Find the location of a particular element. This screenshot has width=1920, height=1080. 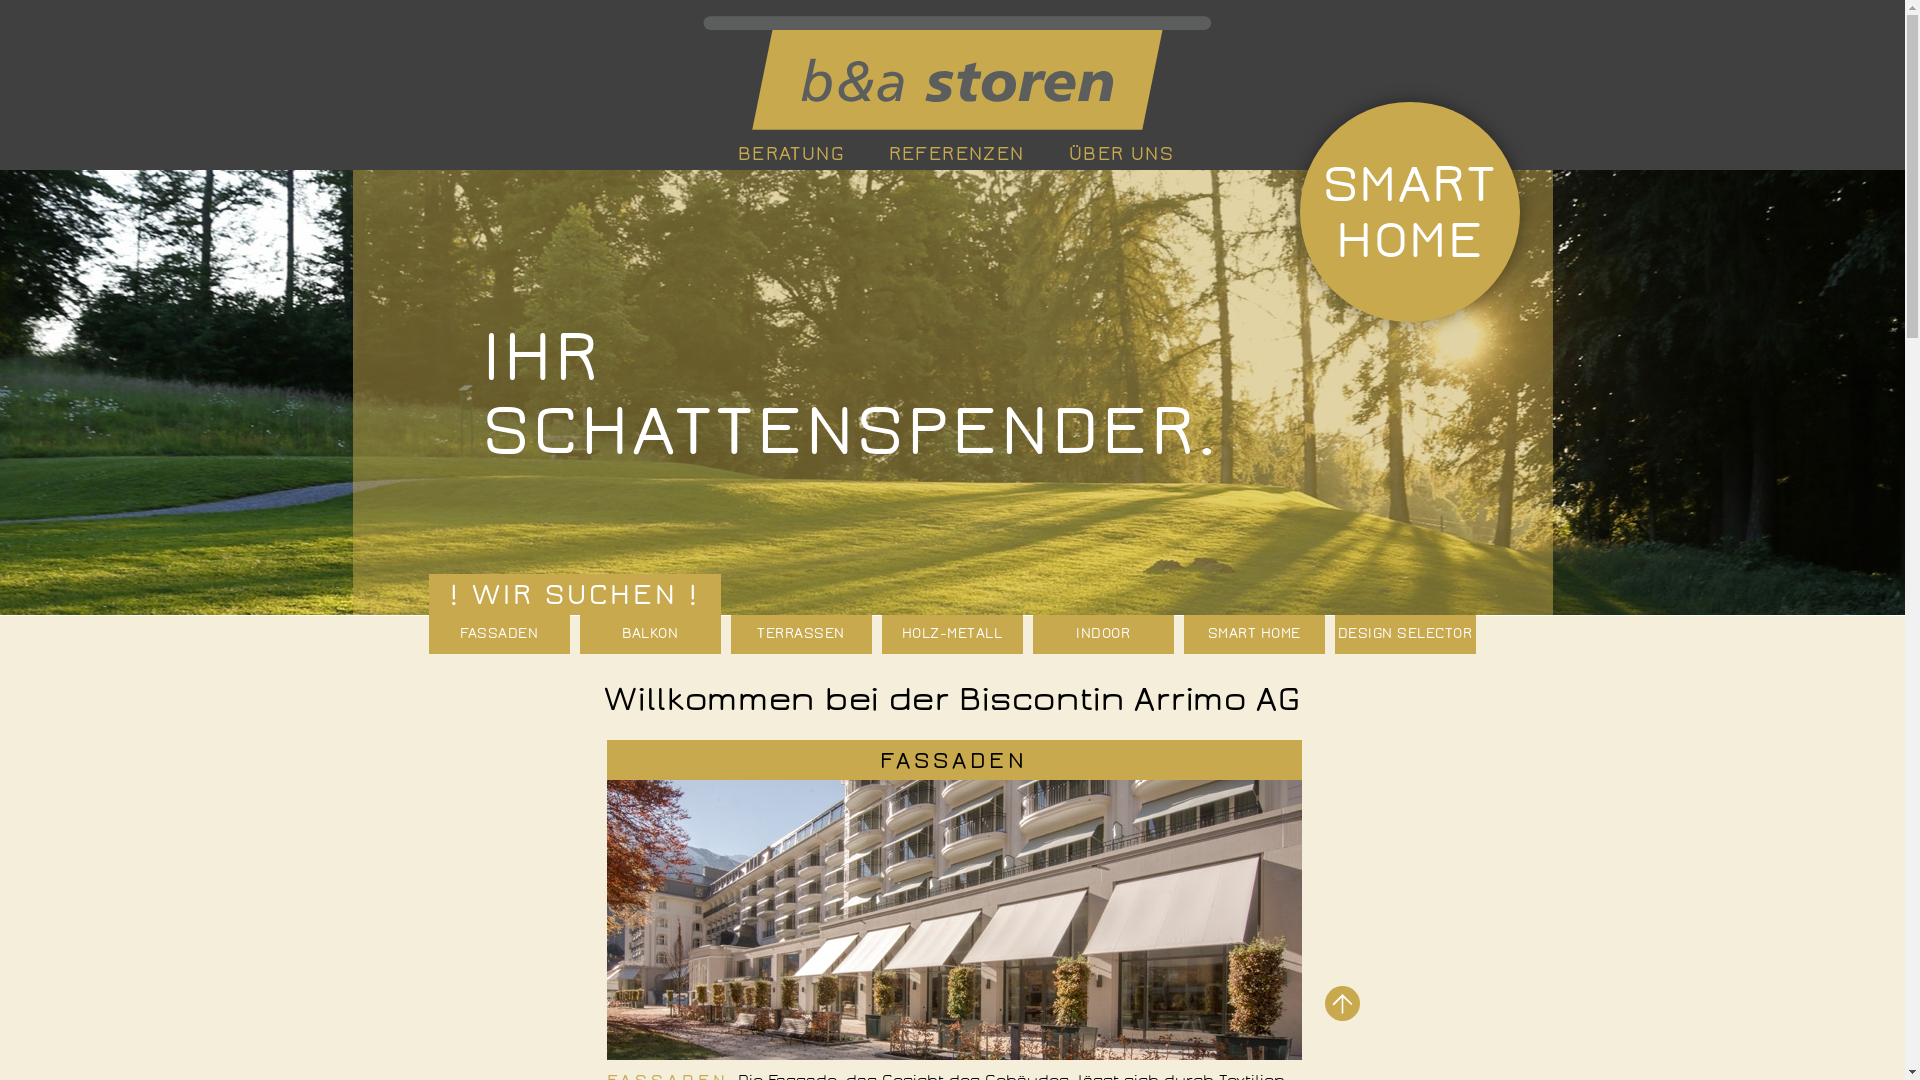

'FASSADEN' is located at coordinates (952, 759).